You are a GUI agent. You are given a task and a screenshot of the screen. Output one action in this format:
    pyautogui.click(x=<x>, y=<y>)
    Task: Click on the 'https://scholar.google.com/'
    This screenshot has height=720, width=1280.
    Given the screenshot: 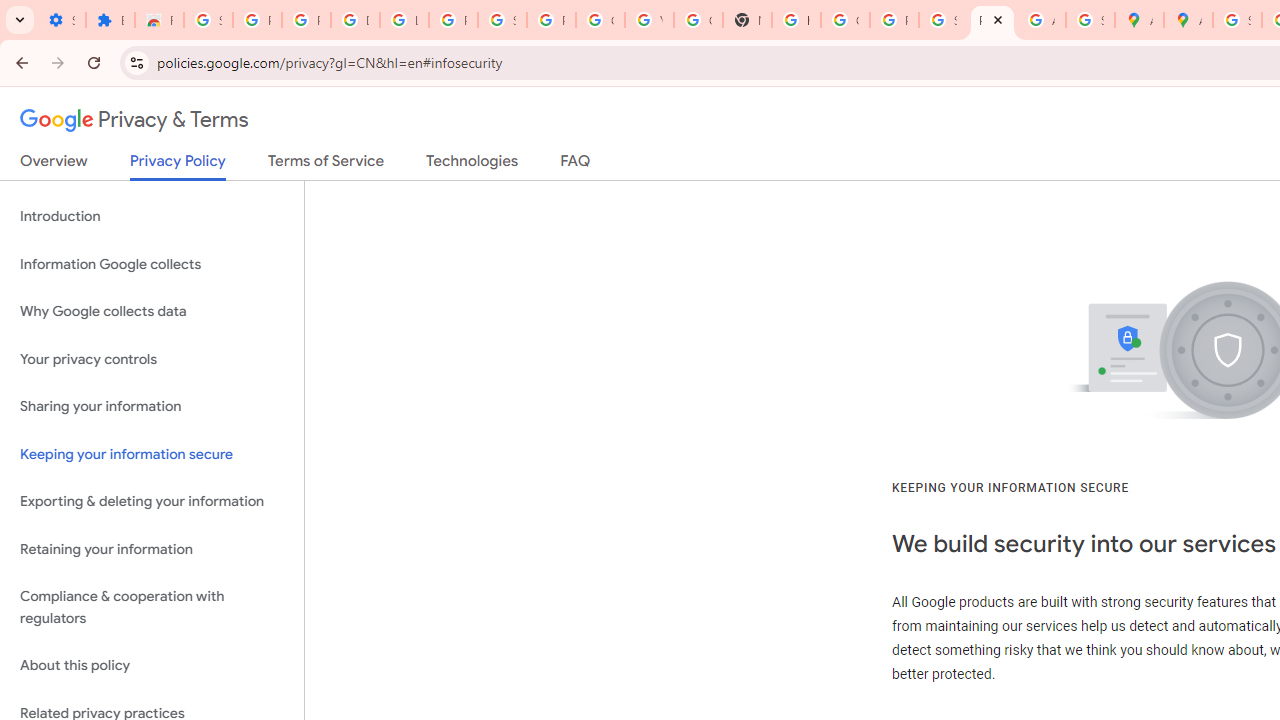 What is the action you would take?
    pyautogui.click(x=795, y=20)
    